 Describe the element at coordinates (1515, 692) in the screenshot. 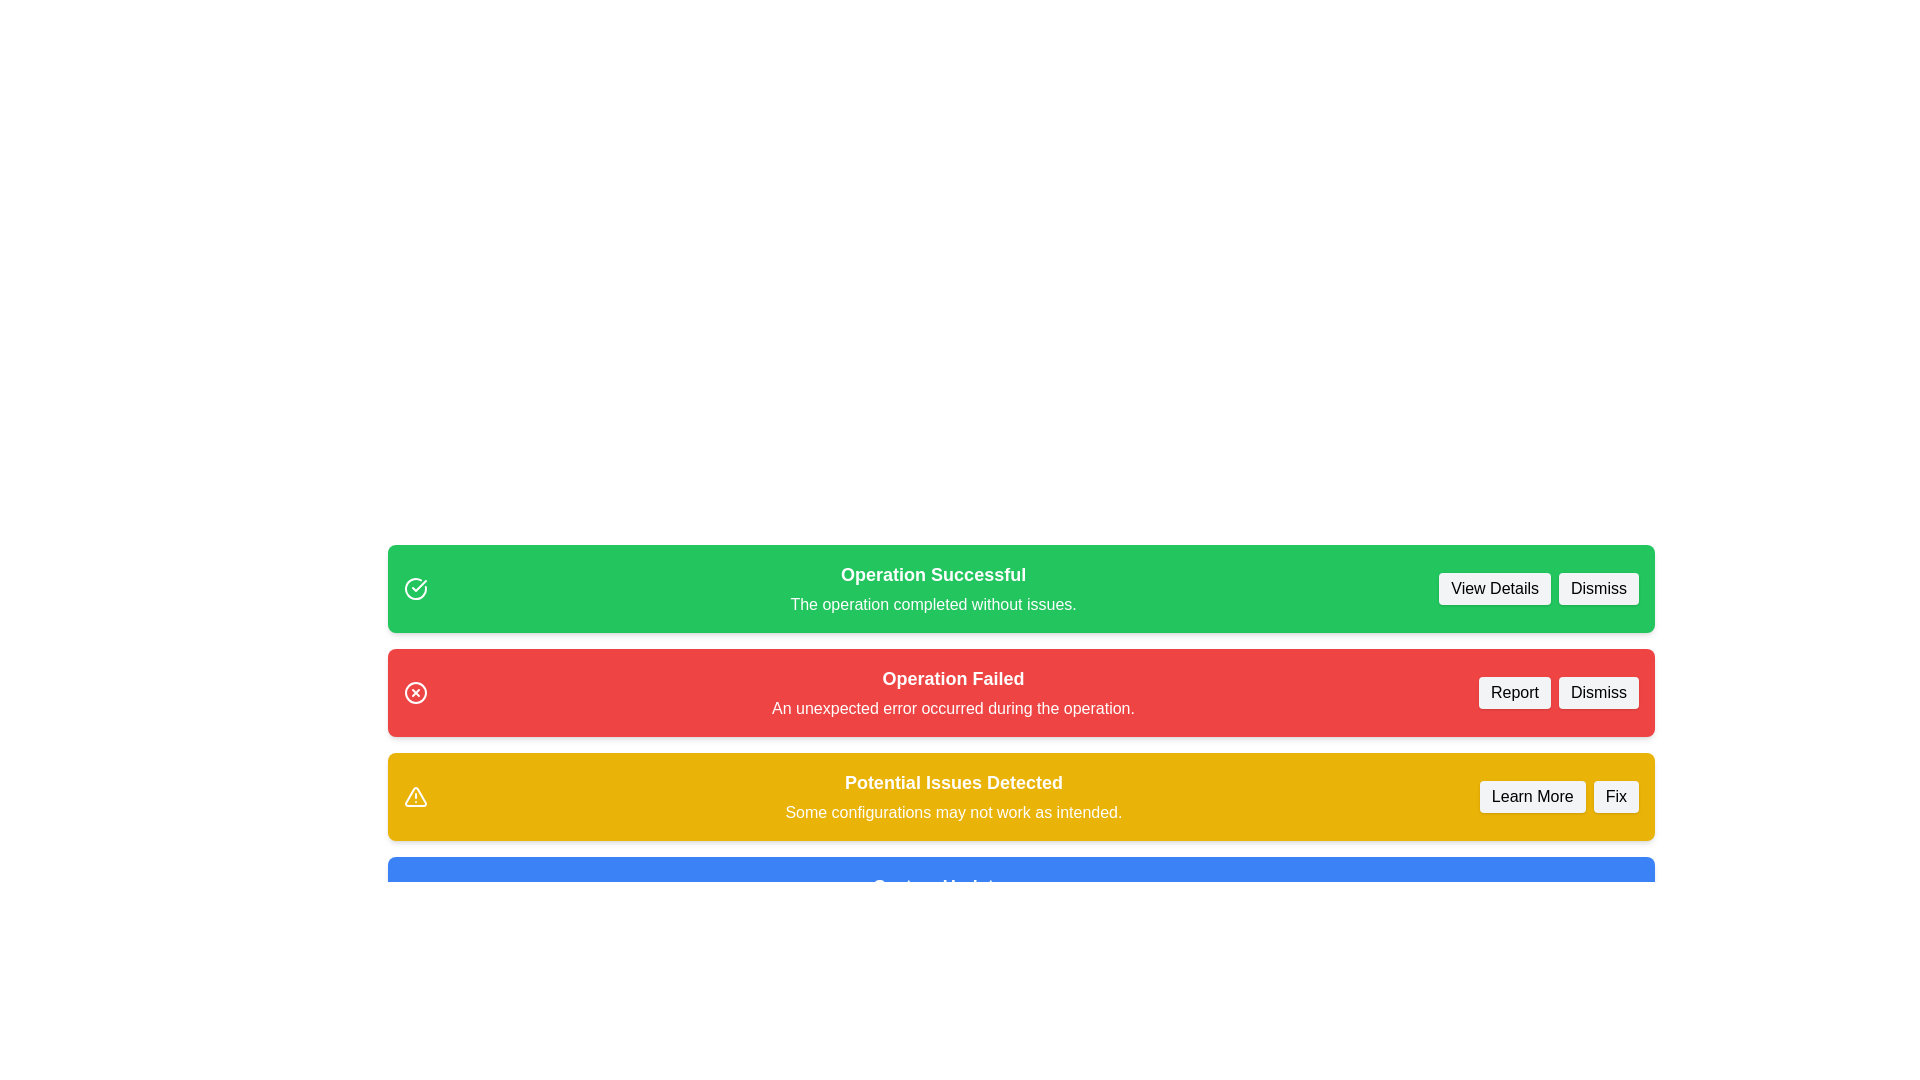

I see `the report issue button located in the second row of the notification panel, highlighted in red` at that location.